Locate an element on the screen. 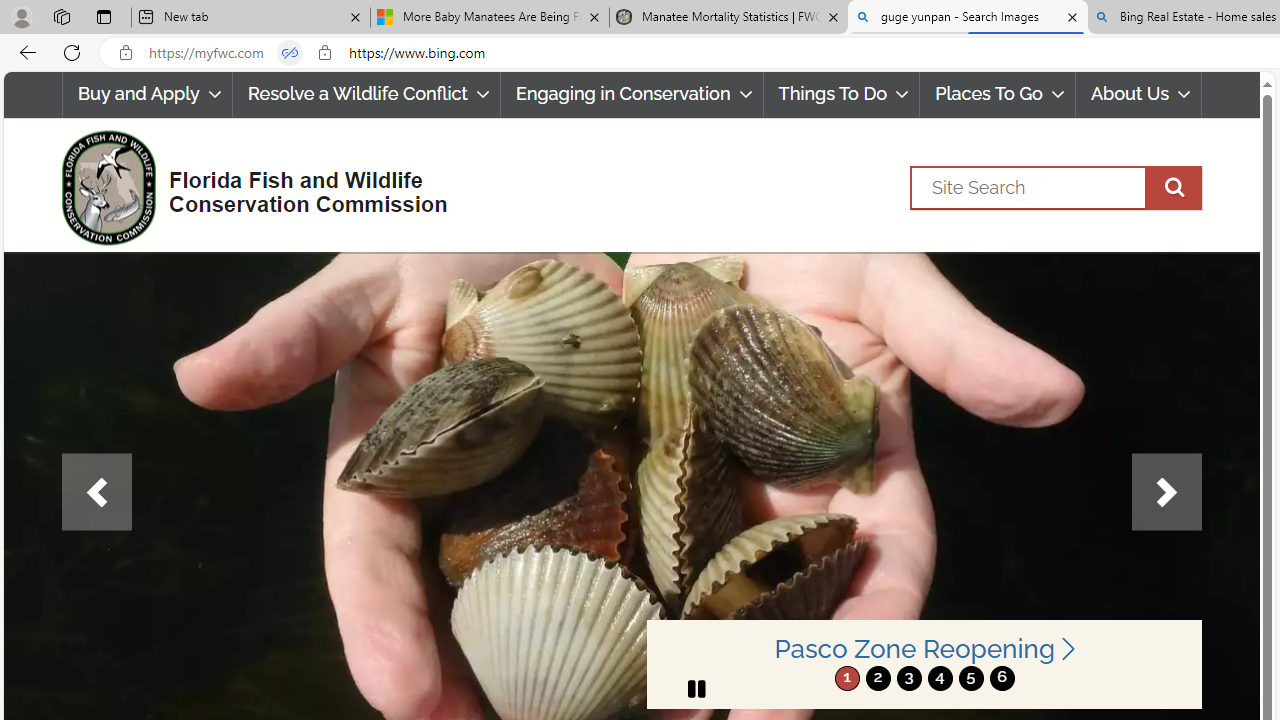 Image resolution: width=1280 pixels, height=720 pixels. 'Buy and Apply' is located at coordinates (146, 94).